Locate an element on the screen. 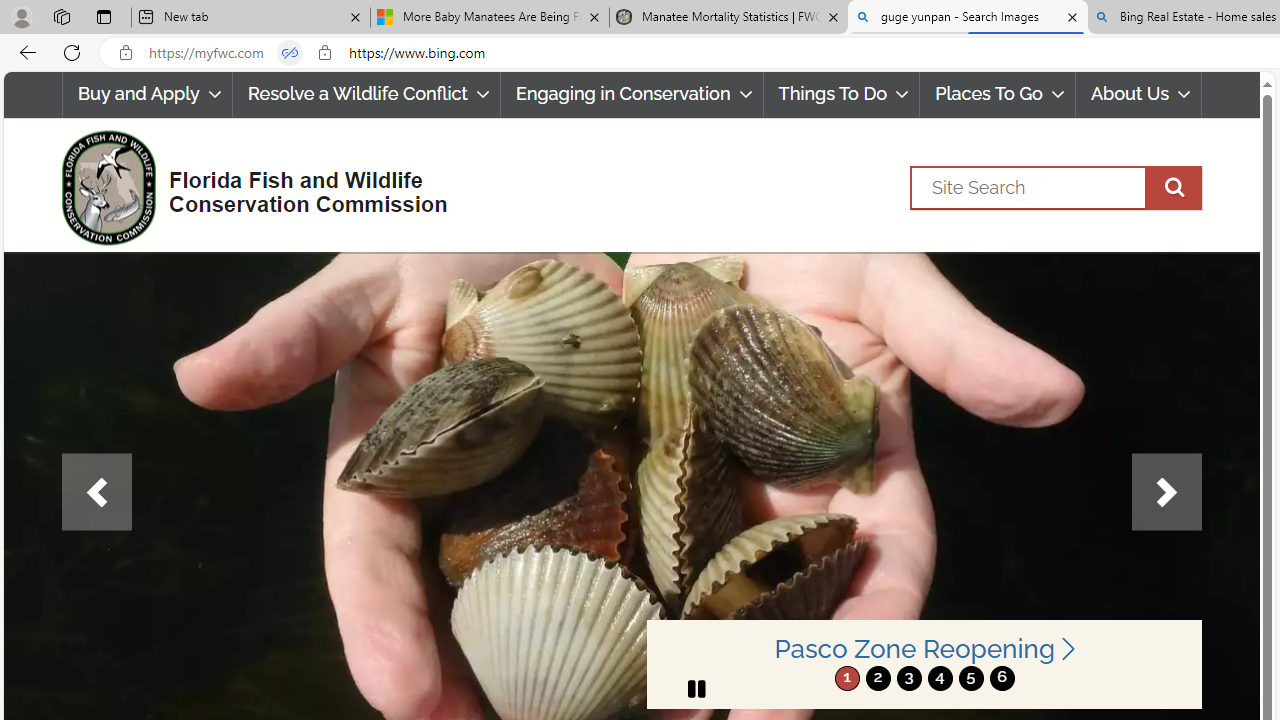 Image resolution: width=1280 pixels, height=720 pixels. 'Buy and Apply' is located at coordinates (146, 94).